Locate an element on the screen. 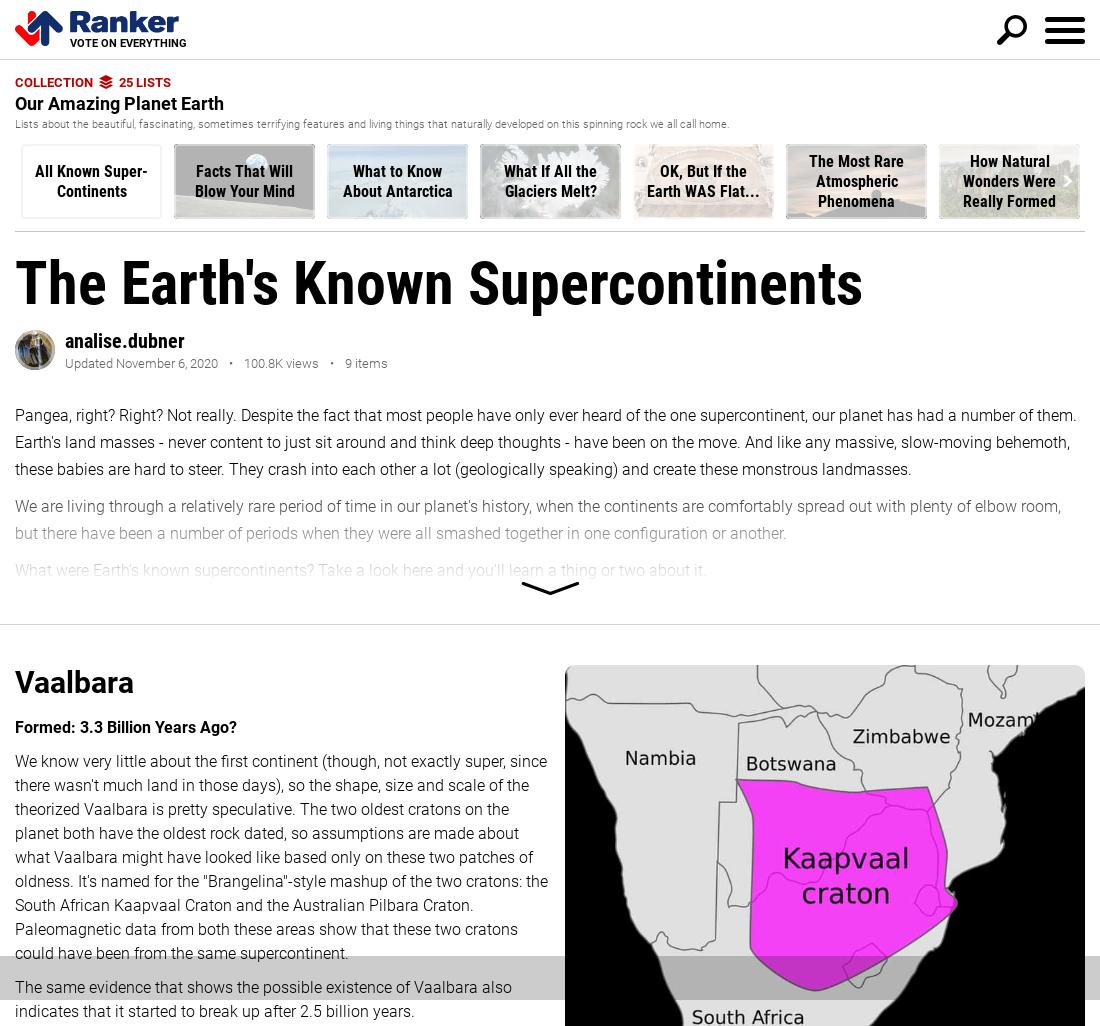 The height and width of the screenshot is (1026, 1100). 'What were Earth's known supercontinents? Take a look here and you'll learn a thing or two about it.' is located at coordinates (361, 568).